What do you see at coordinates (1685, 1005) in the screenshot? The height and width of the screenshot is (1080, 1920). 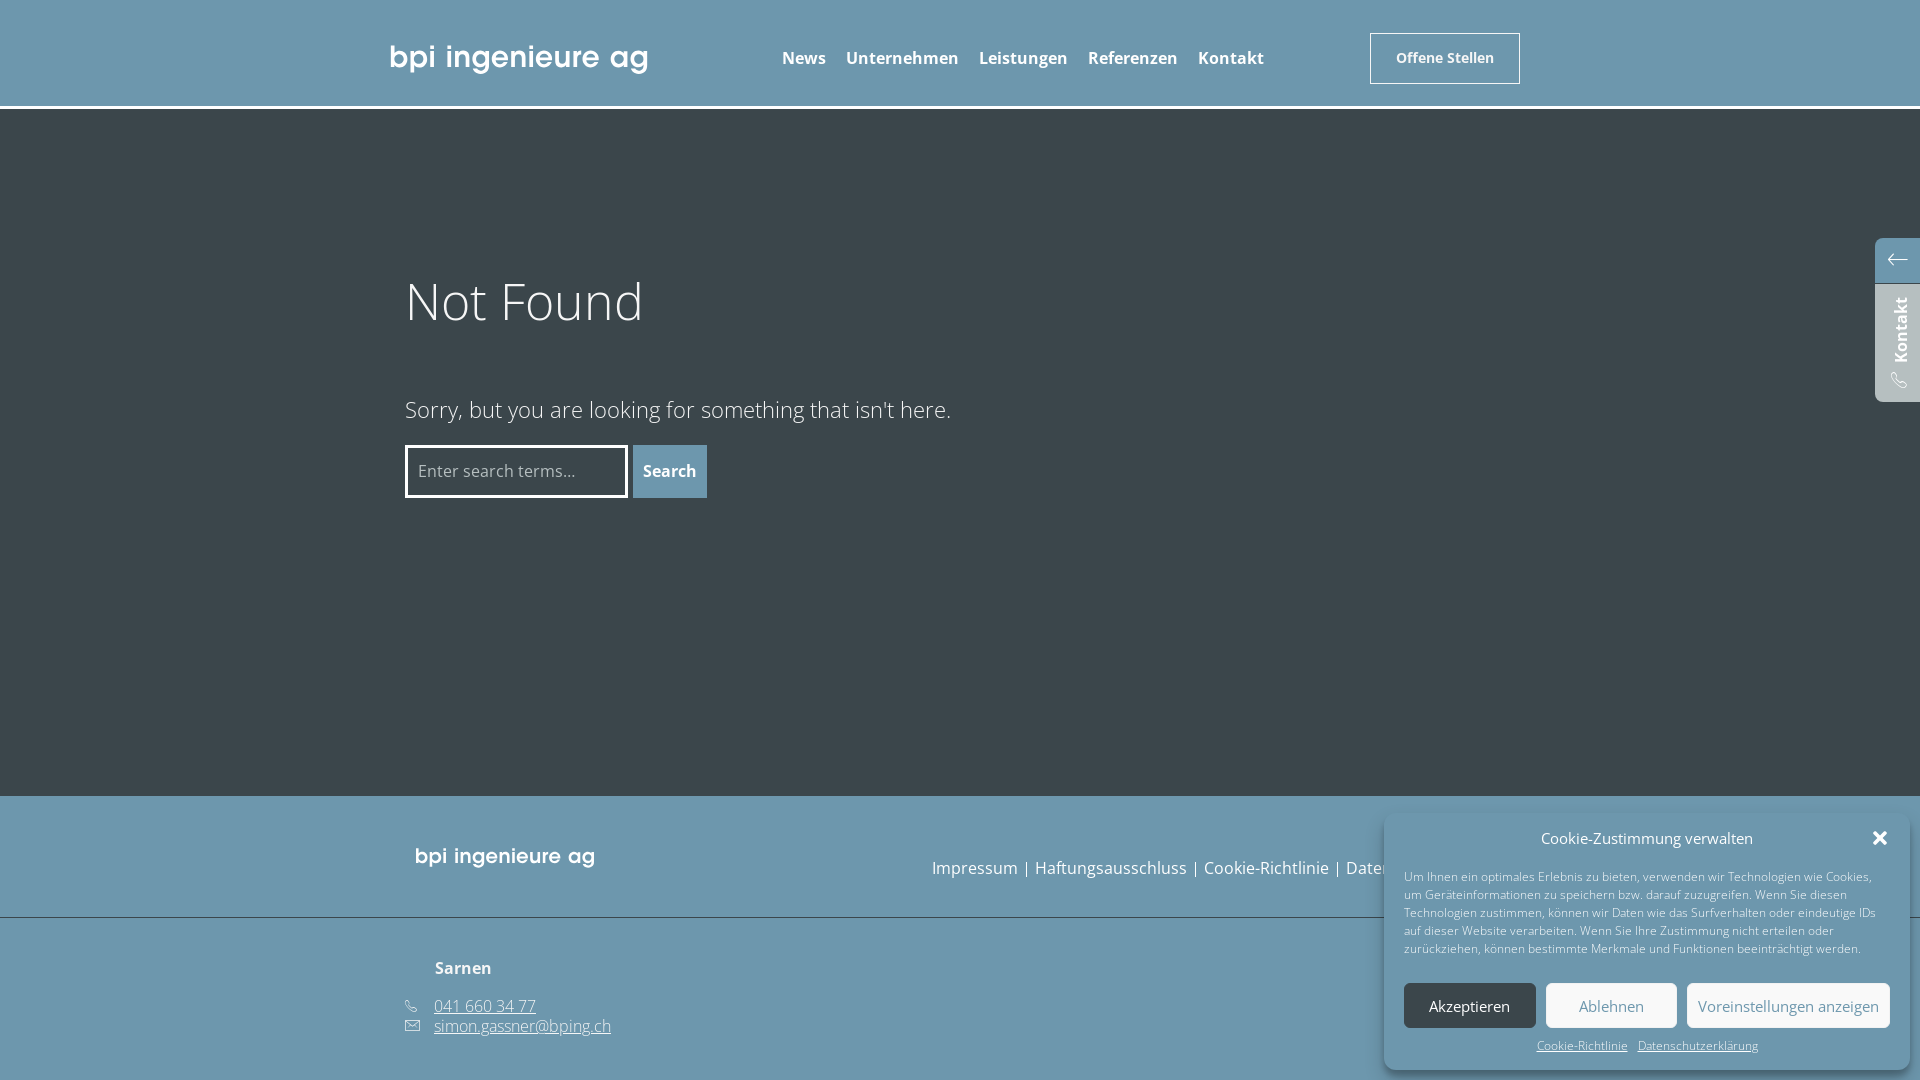 I see `'Voreinstellungen anzeigen'` at bounding box center [1685, 1005].